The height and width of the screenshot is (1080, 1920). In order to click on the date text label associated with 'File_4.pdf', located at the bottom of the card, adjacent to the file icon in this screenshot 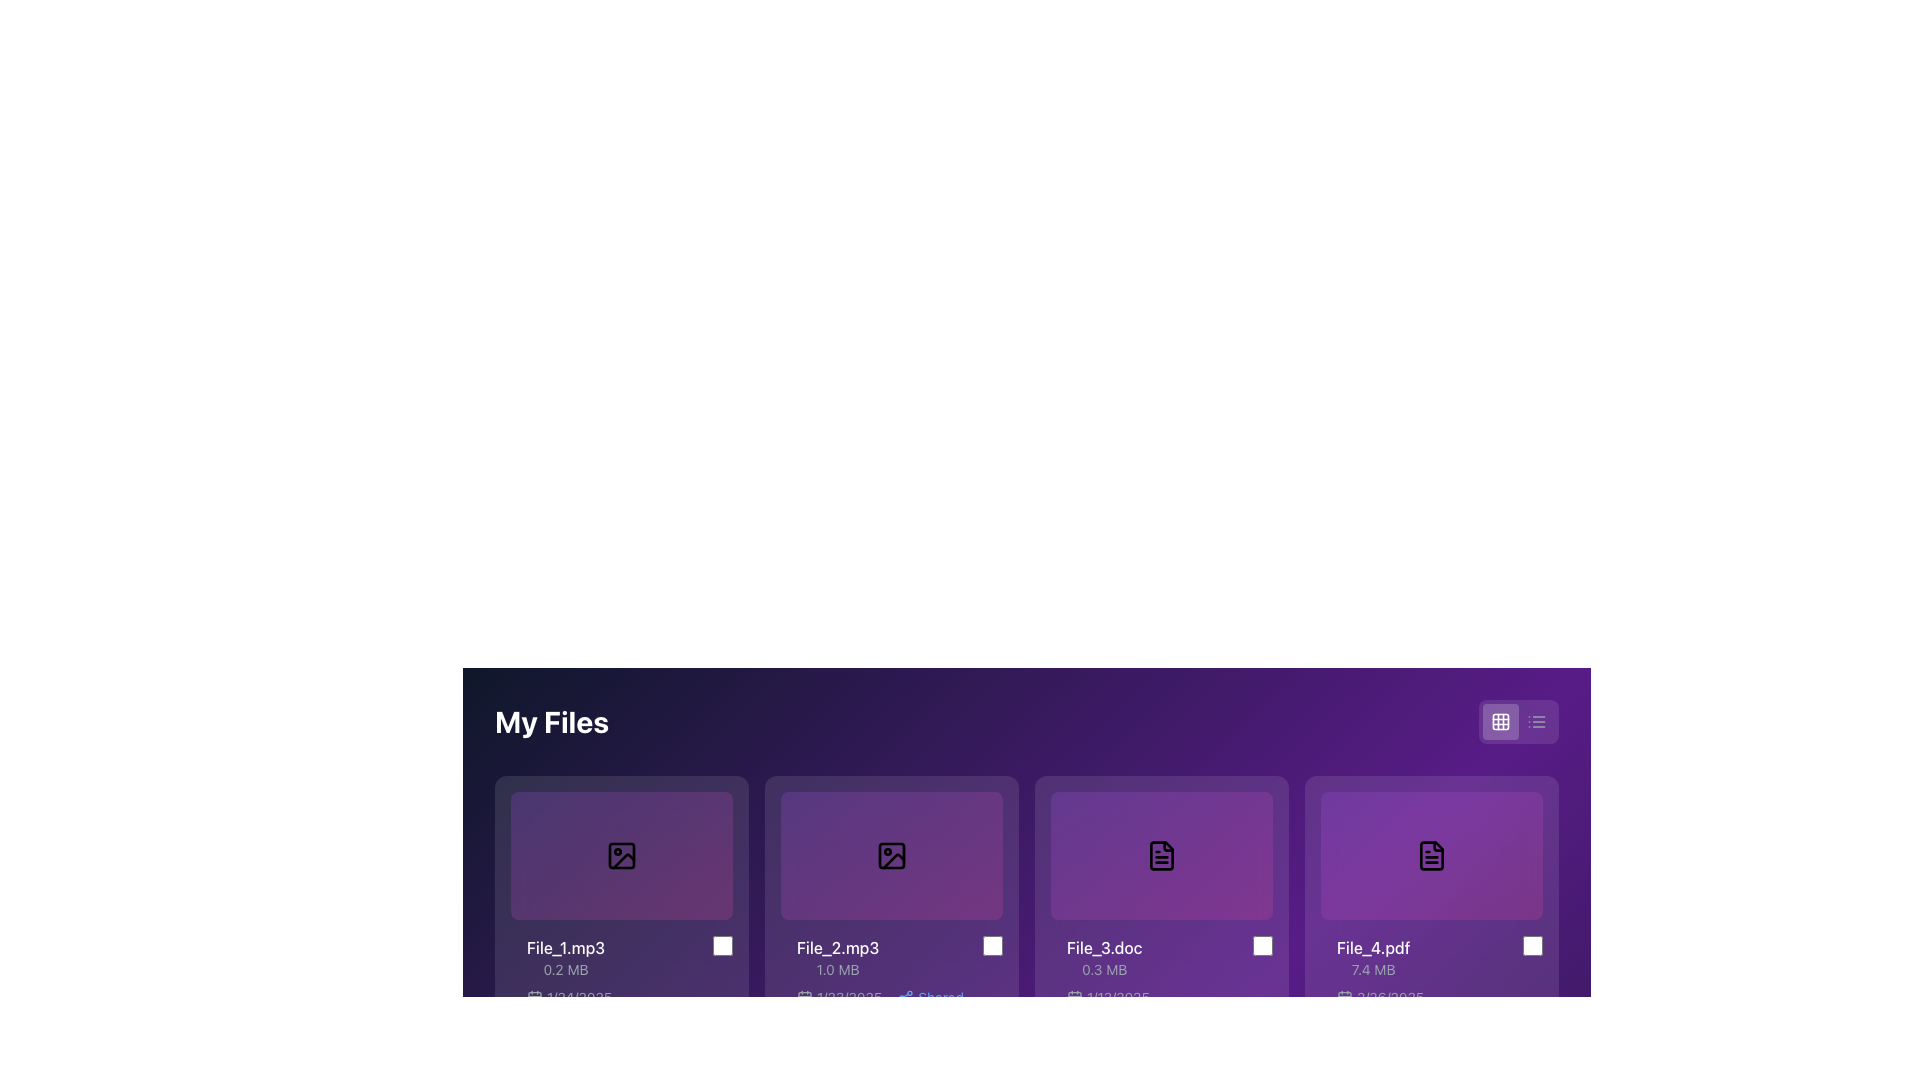, I will do `click(1379, 998)`.